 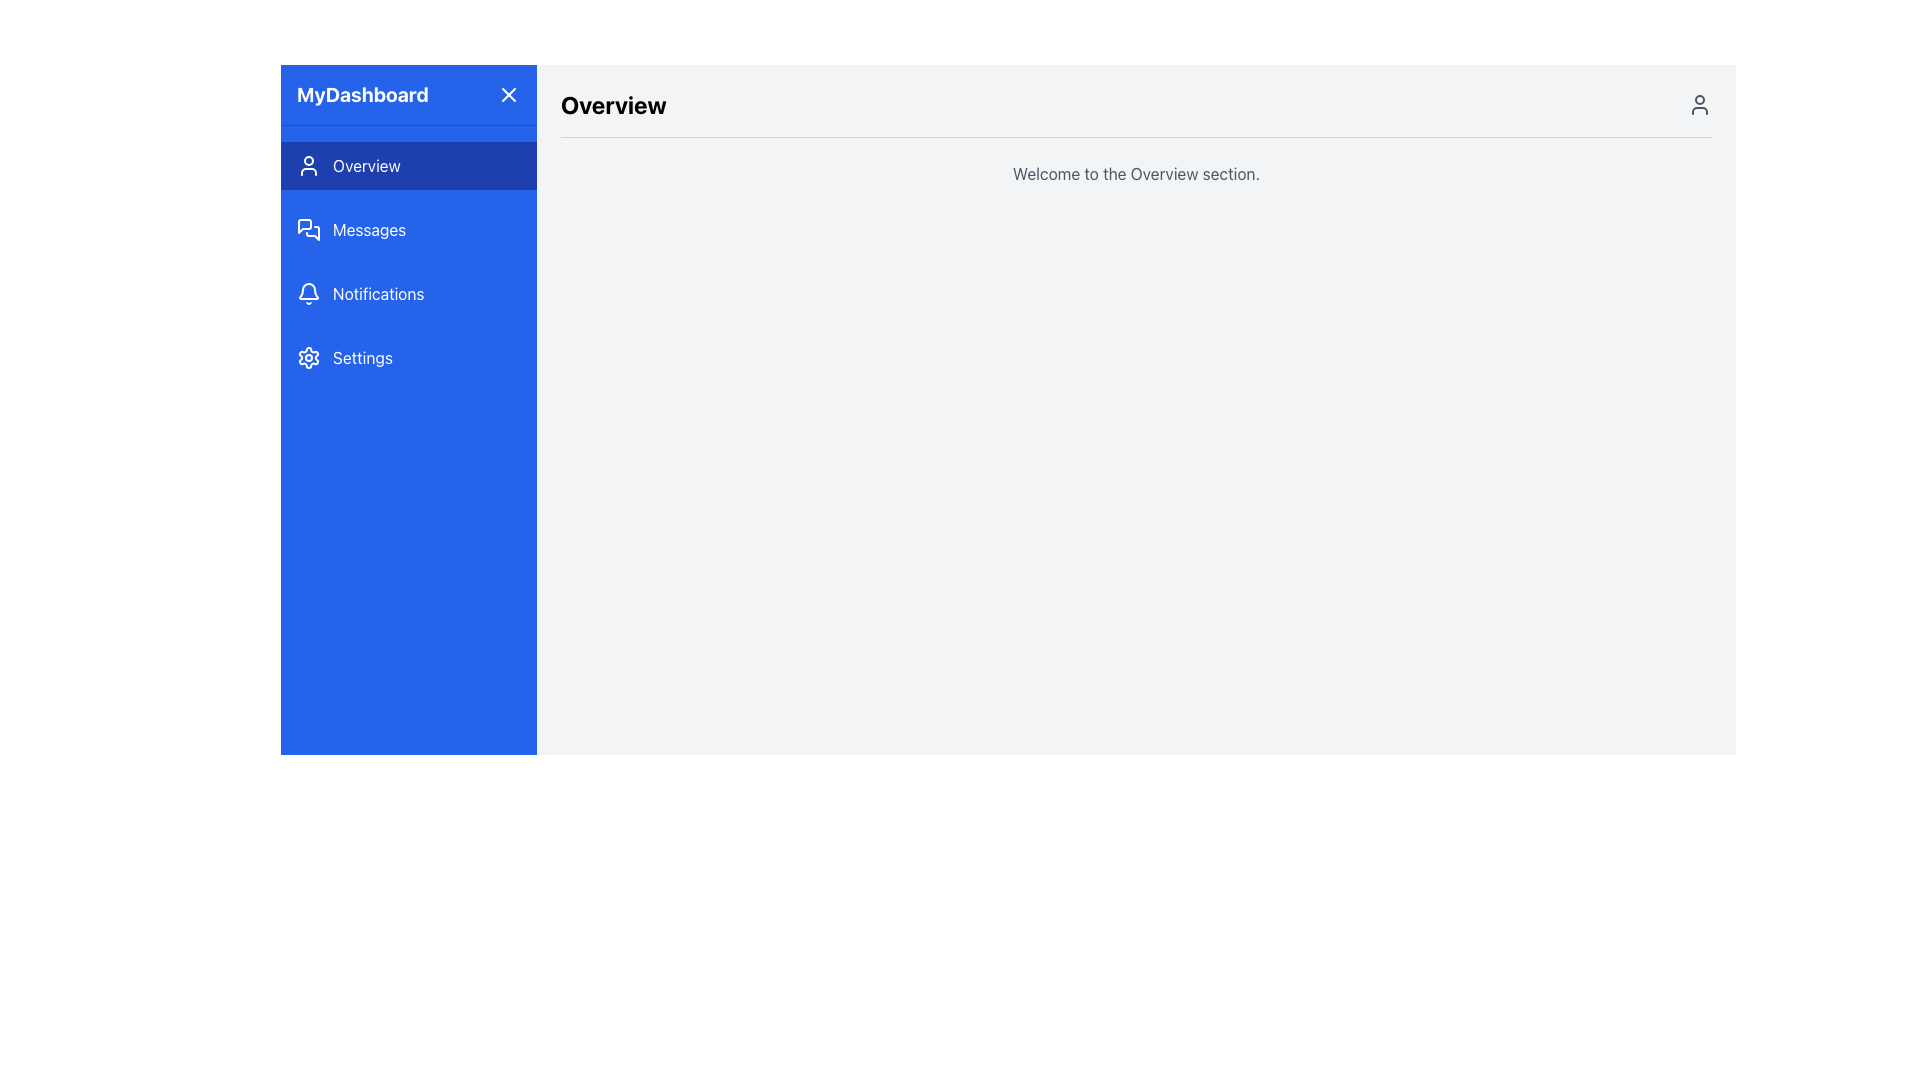 I want to click on the speech bubble icon located in the left navigation panel, second from the top, next to the 'Messages' label, so click(x=307, y=229).